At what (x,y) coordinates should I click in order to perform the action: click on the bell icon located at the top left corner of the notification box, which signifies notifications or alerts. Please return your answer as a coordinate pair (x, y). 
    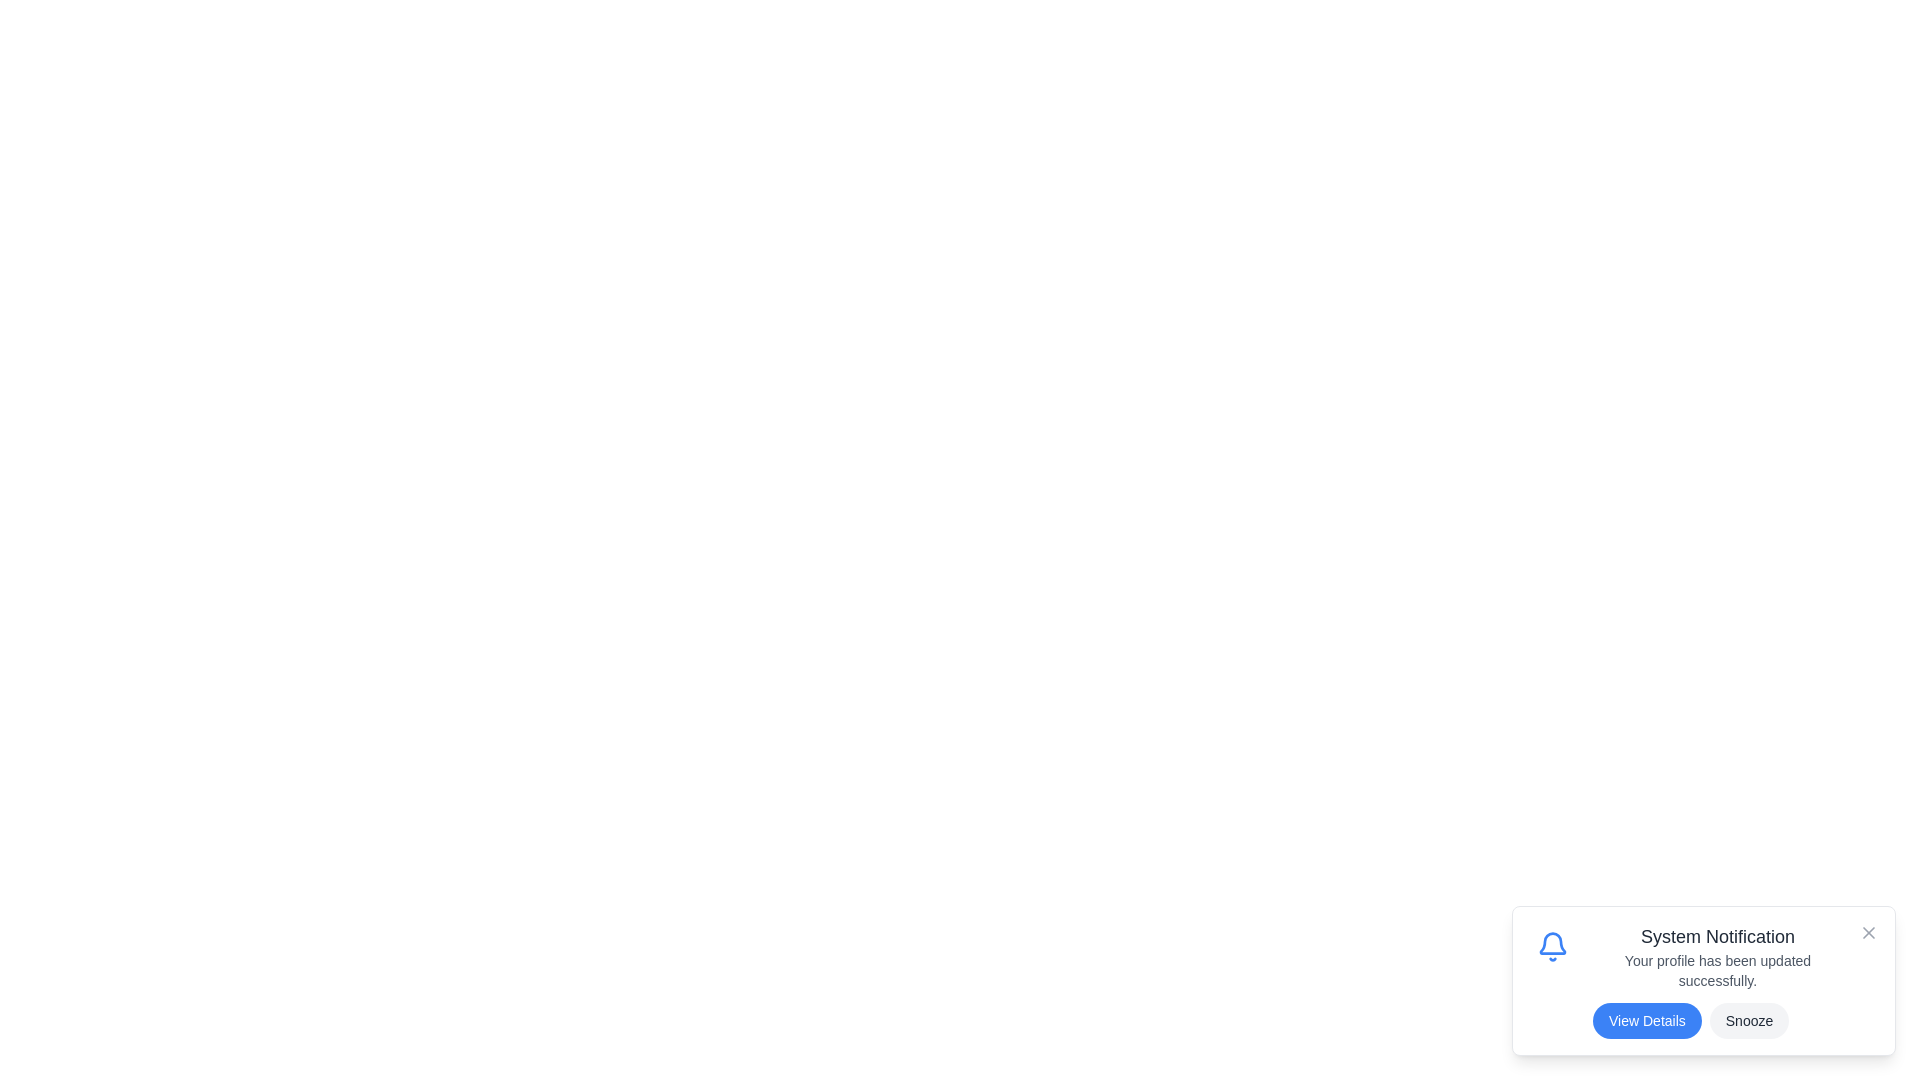
    Looking at the image, I should click on (1552, 946).